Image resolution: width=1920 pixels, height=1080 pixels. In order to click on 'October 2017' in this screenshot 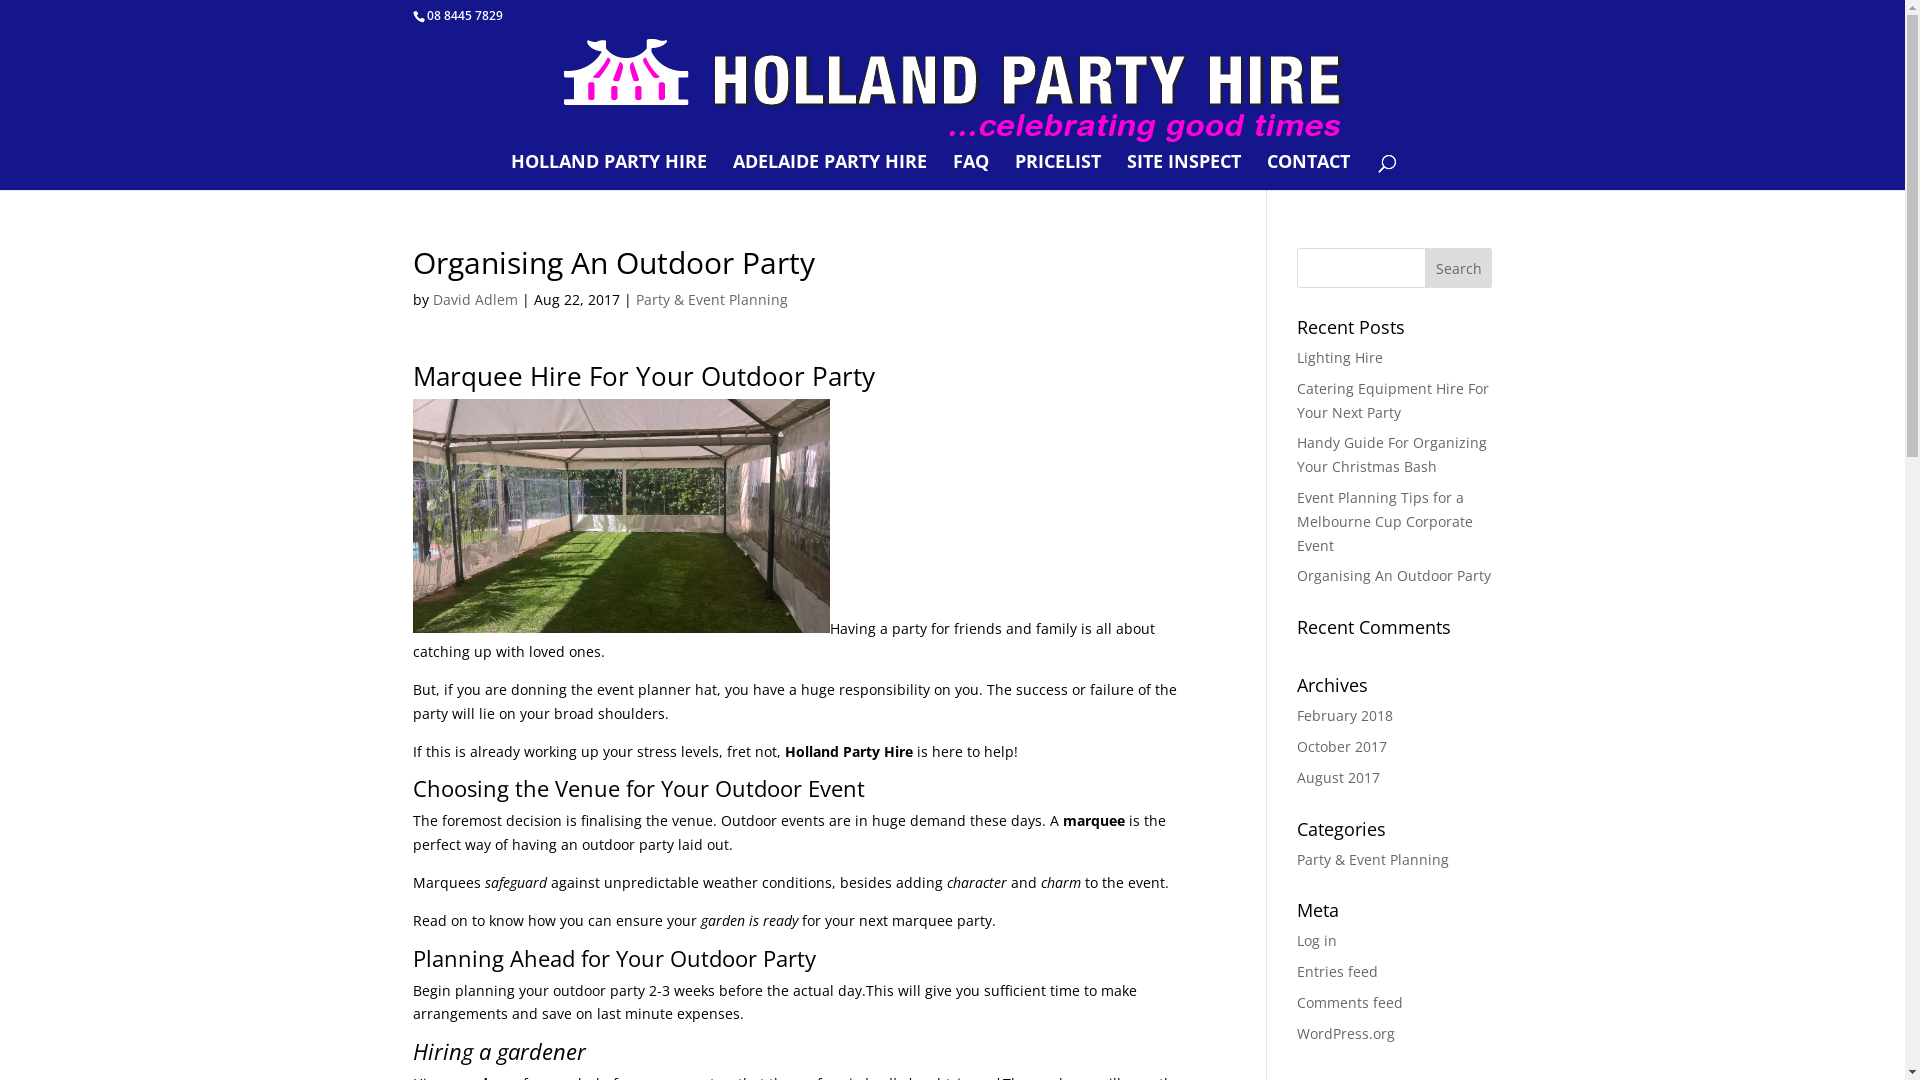, I will do `click(1342, 746)`.